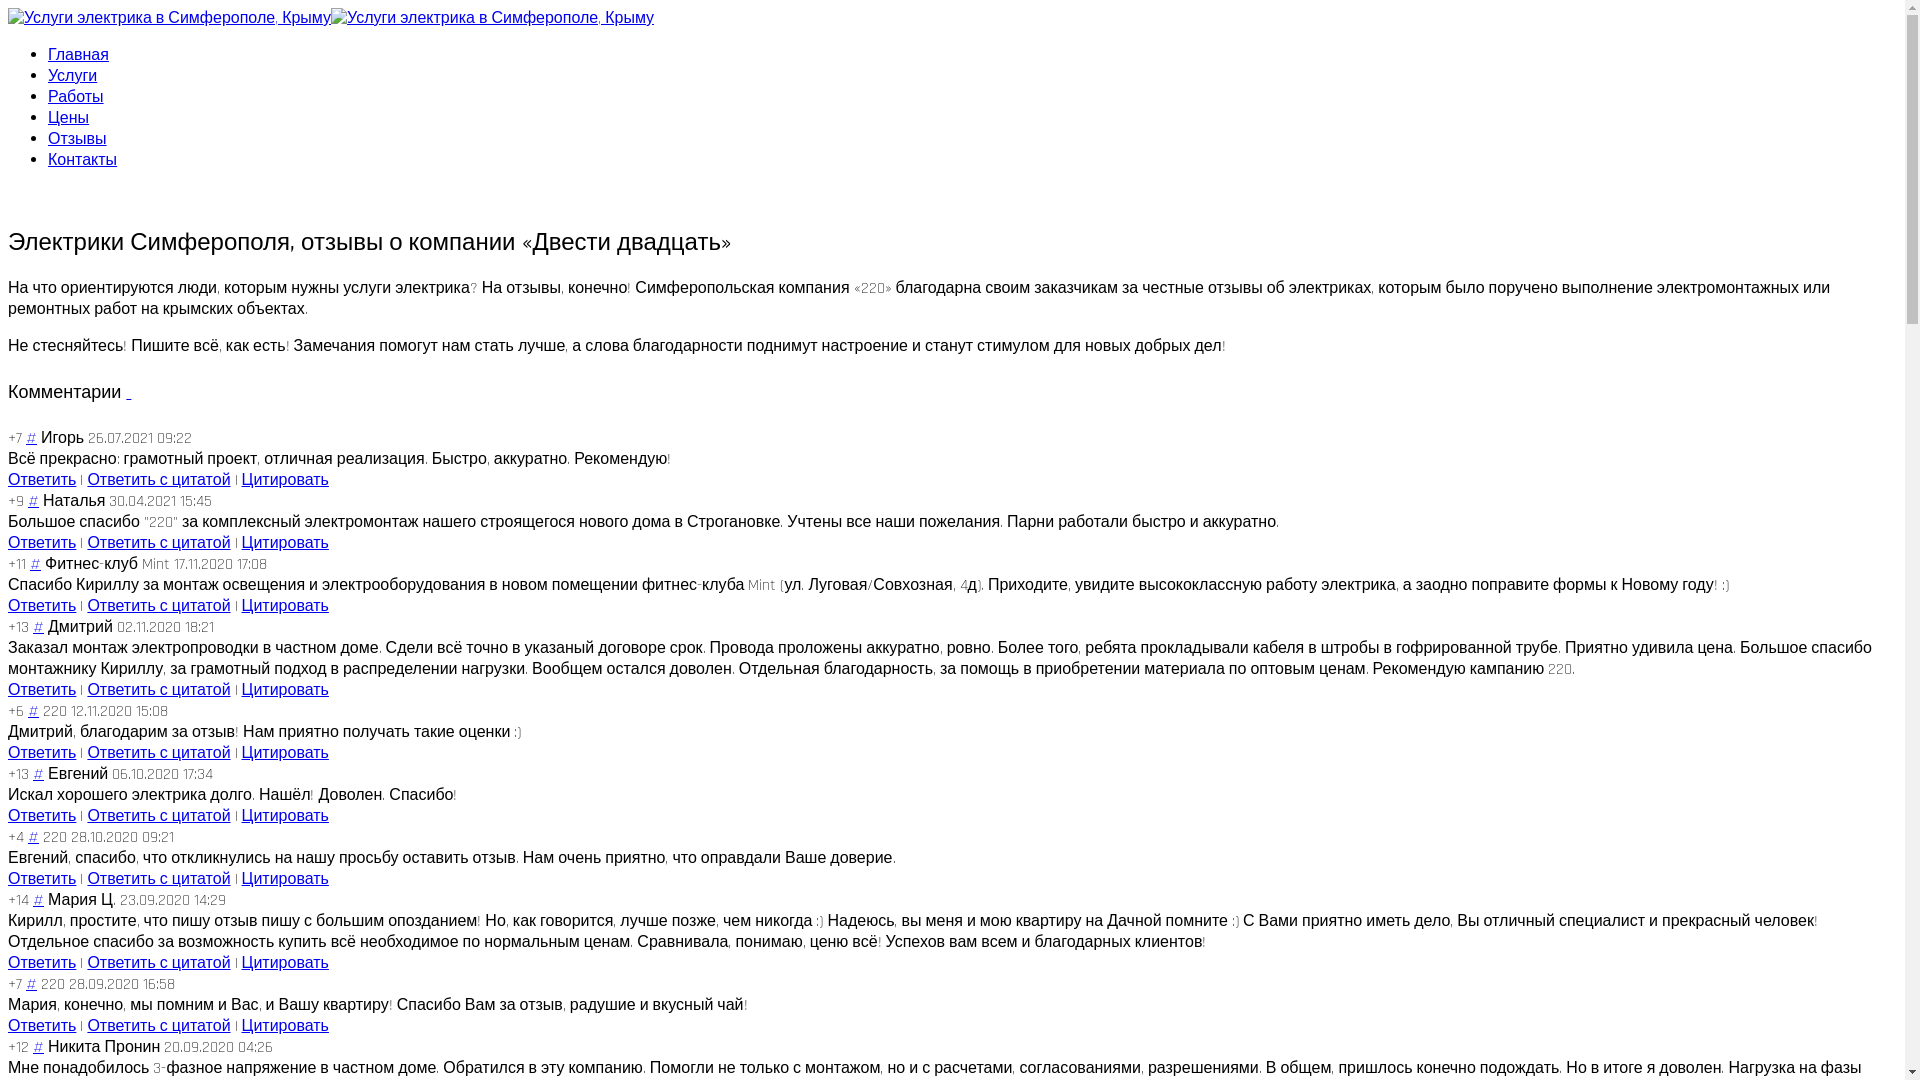 The width and height of the screenshot is (1920, 1080). I want to click on '#', so click(25, 983).